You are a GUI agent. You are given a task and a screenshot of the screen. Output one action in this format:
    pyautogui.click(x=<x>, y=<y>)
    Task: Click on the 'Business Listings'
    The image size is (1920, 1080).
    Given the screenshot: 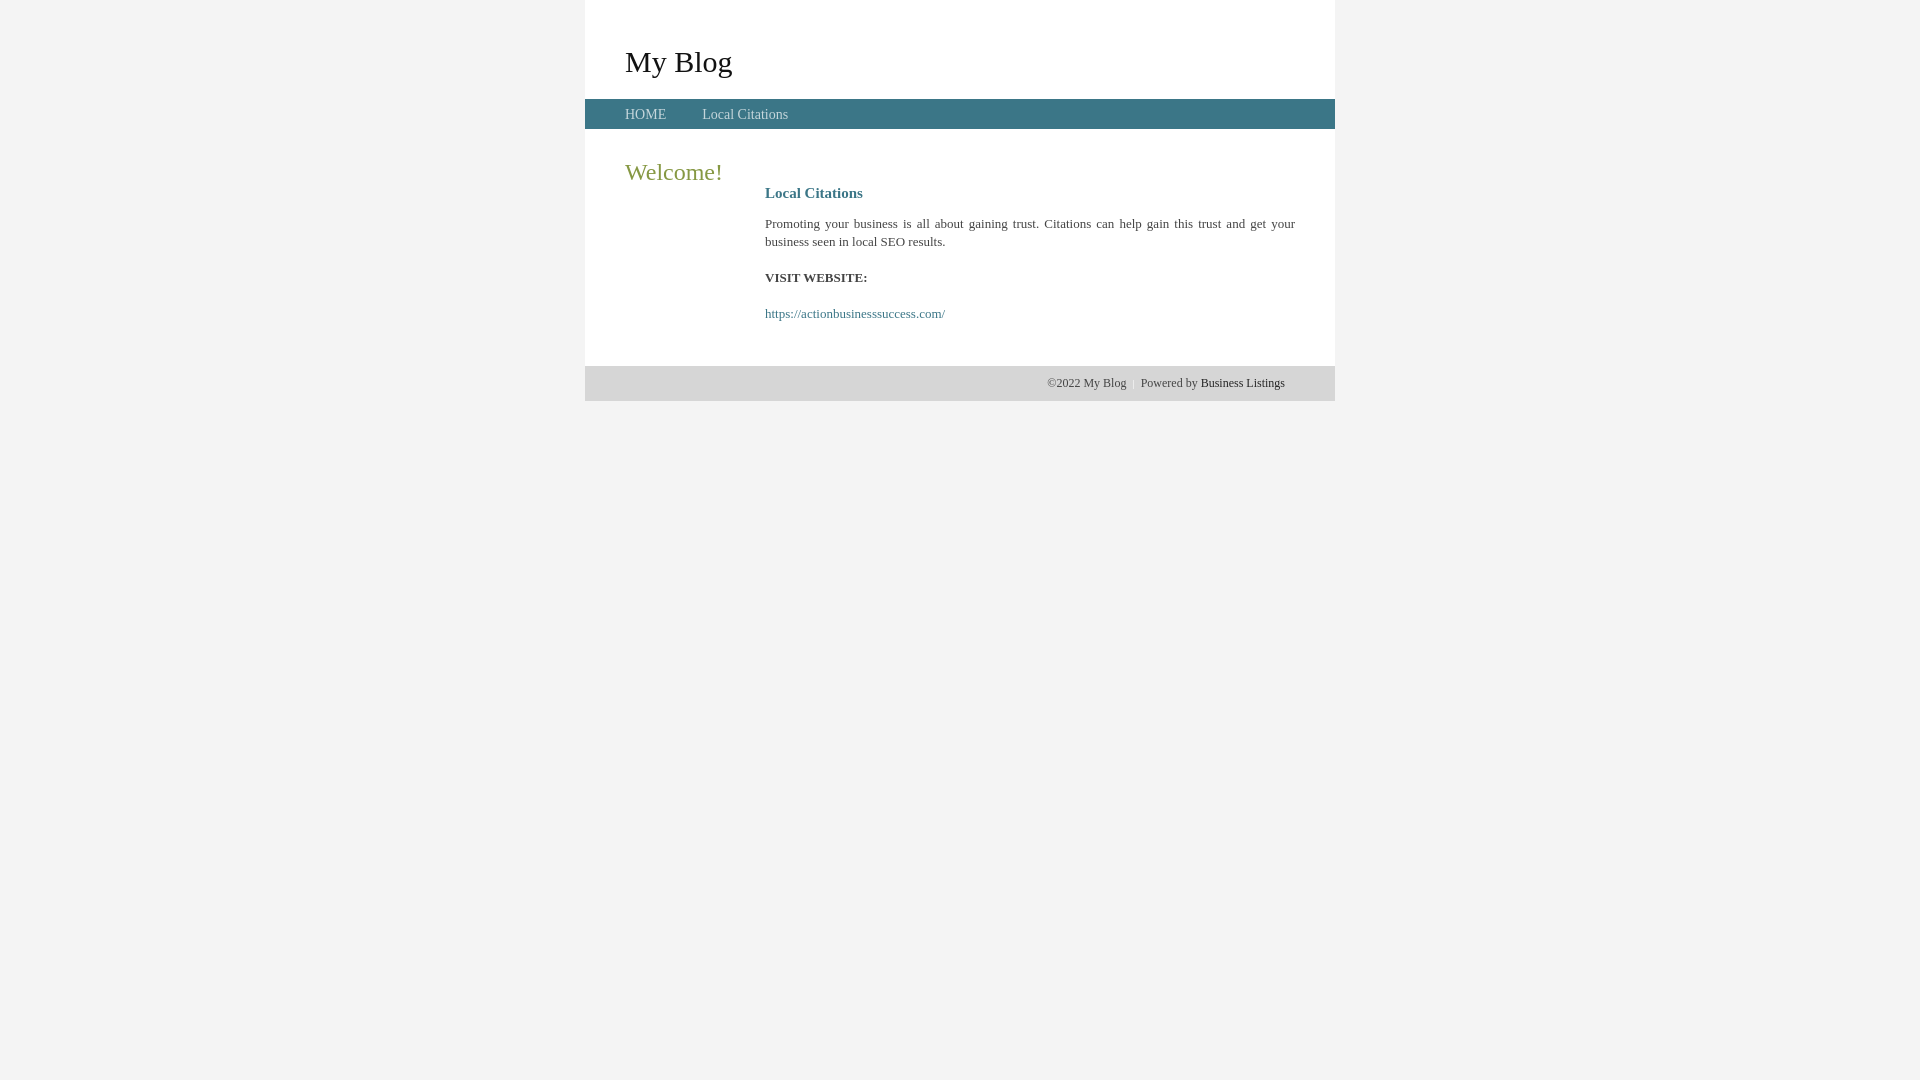 What is the action you would take?
    pyautogui.click(x=1242, y=382)
    